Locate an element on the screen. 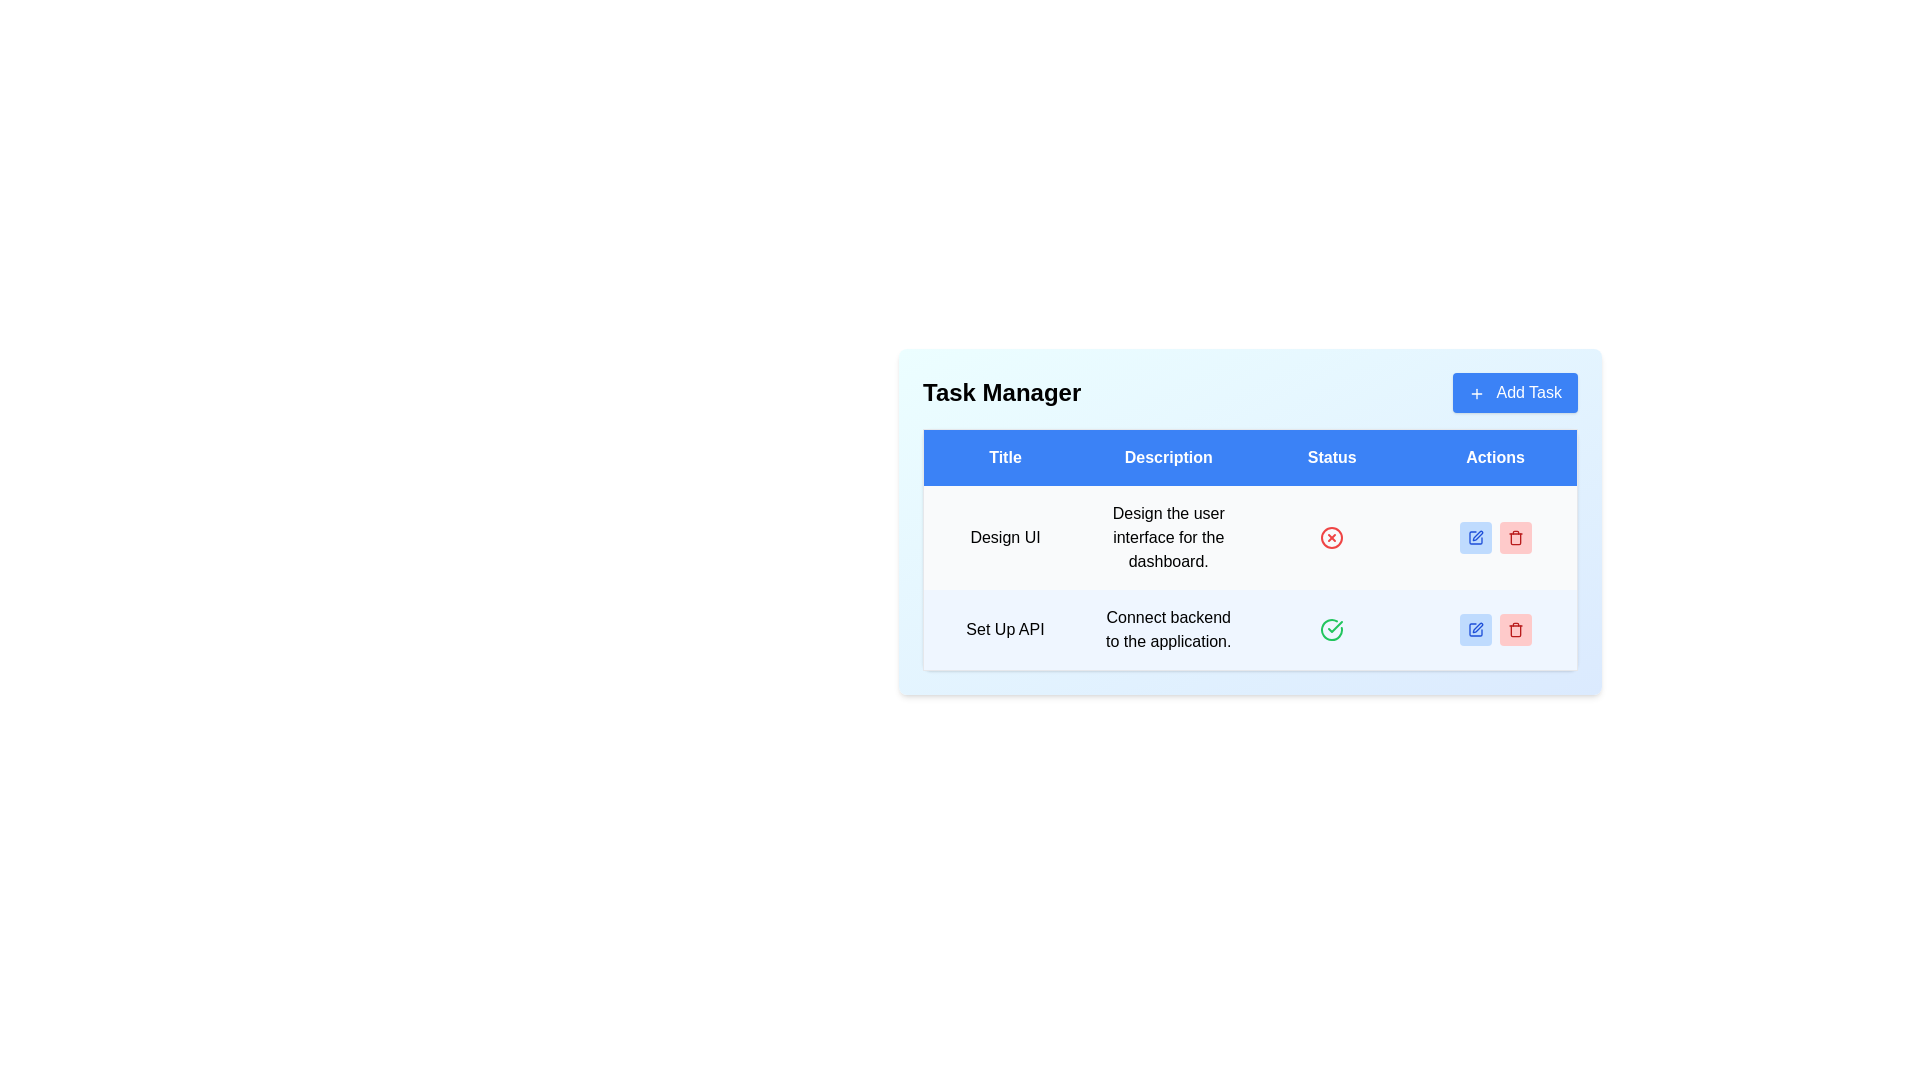  the Text Label that serves as a title for a task item in the task management interface, located in the first row under the 'Title' column of the table is located at coordinates (1005, 536).